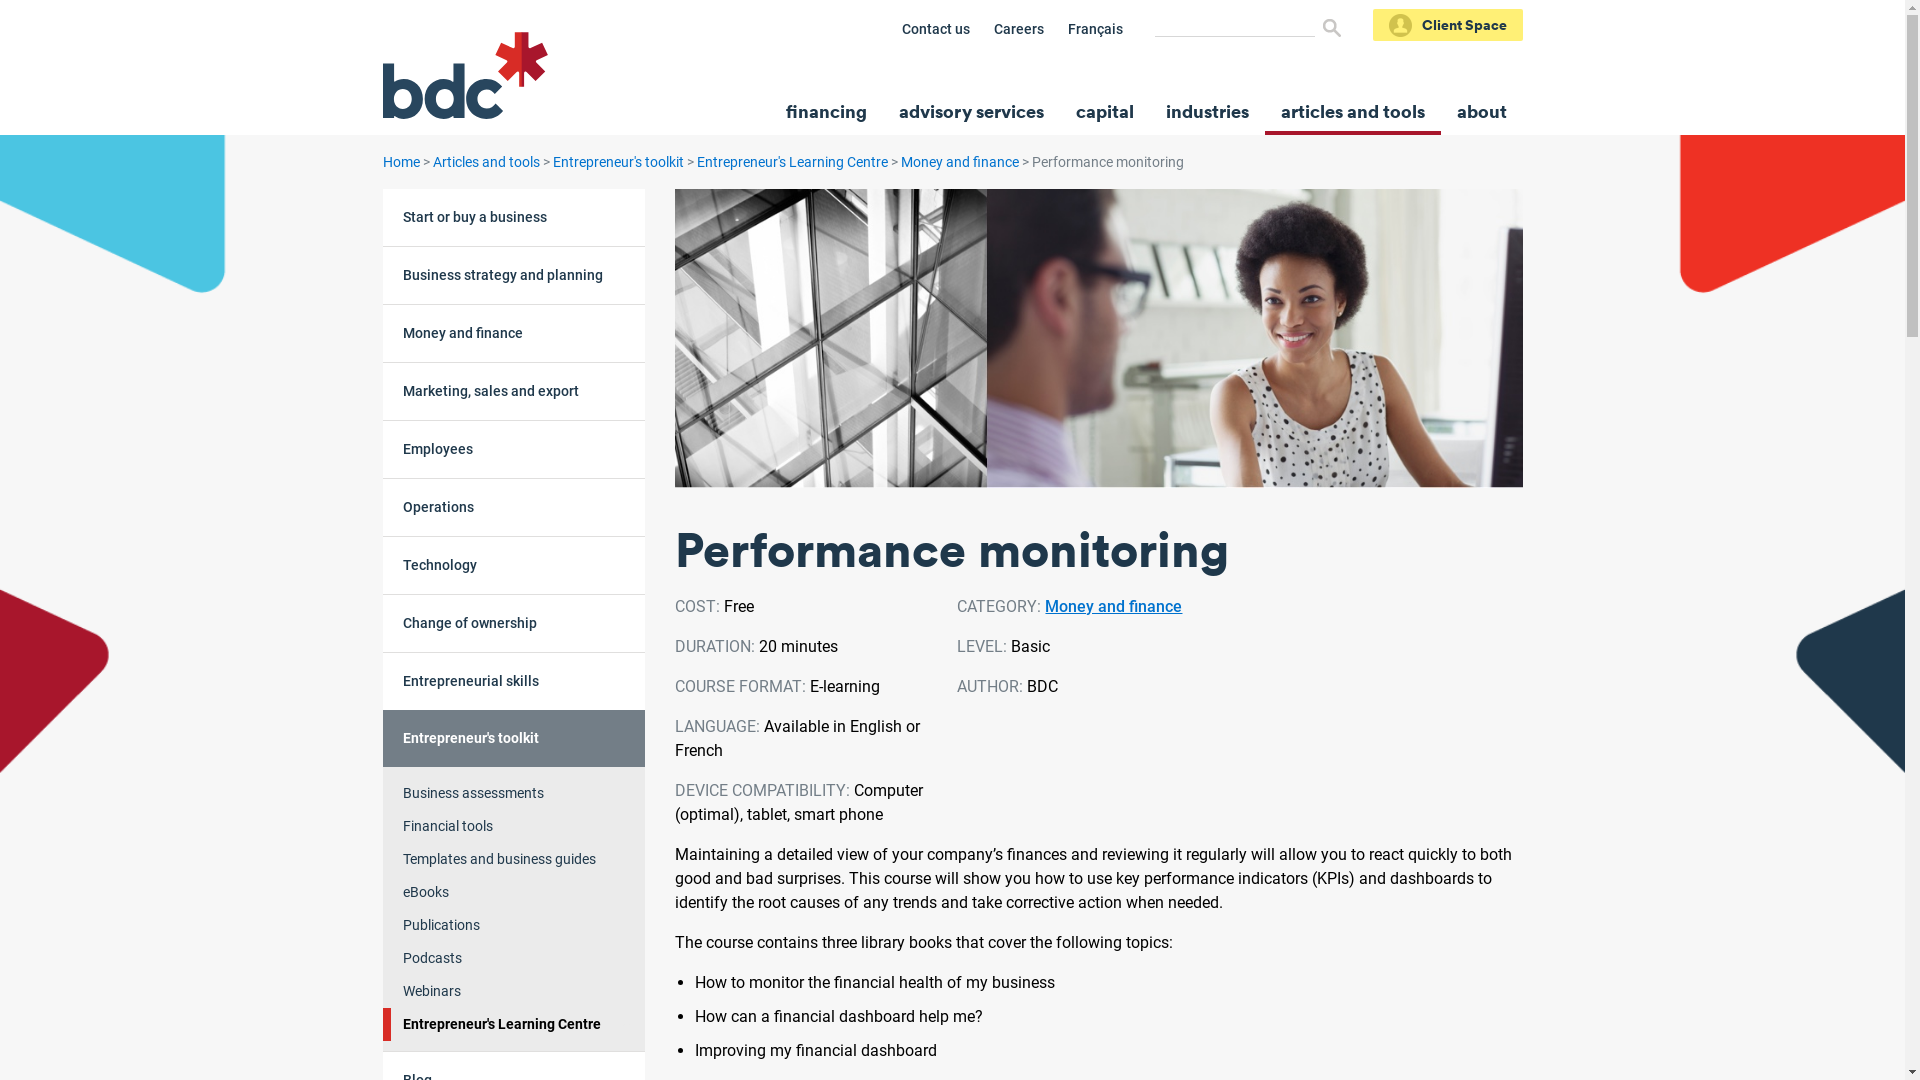 This screenshot has width=1920, height=1080. Describe the element at coordinates (1352, 111) in the screenshot. I see `'articles and tools'` at that location.